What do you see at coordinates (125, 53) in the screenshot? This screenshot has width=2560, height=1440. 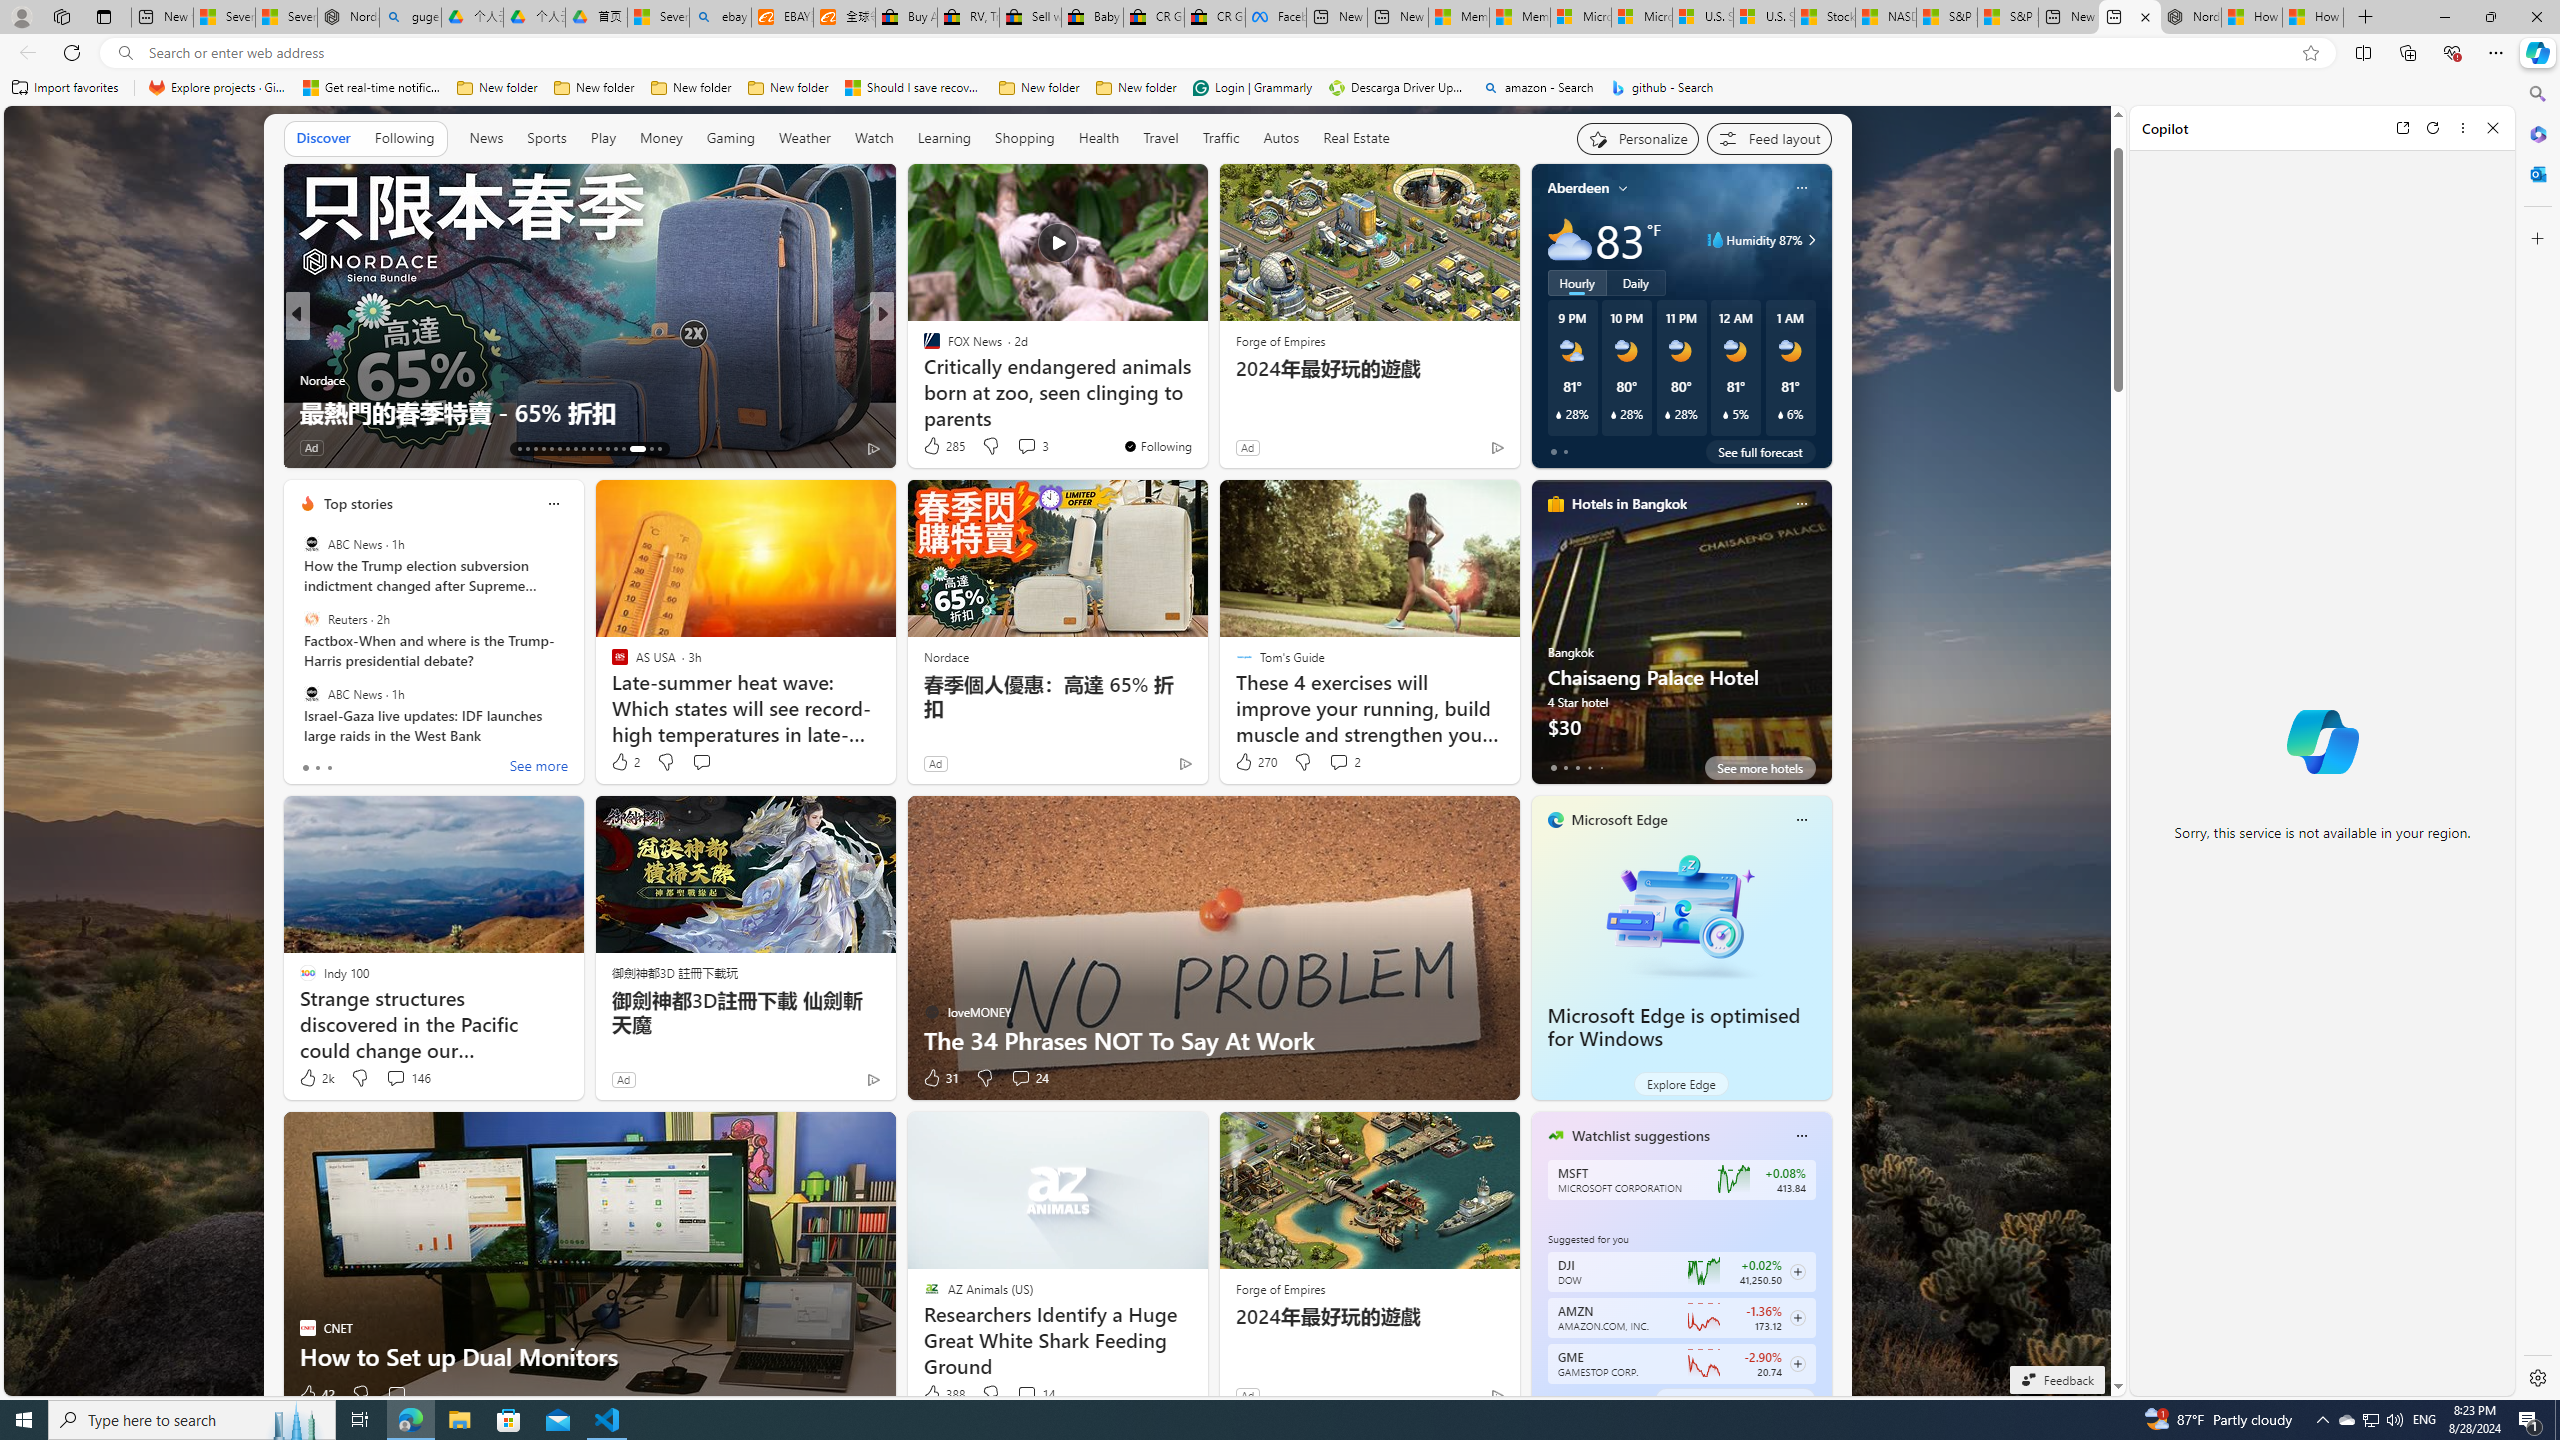 I see `'Search icon'` at bounding box center [125, 53].